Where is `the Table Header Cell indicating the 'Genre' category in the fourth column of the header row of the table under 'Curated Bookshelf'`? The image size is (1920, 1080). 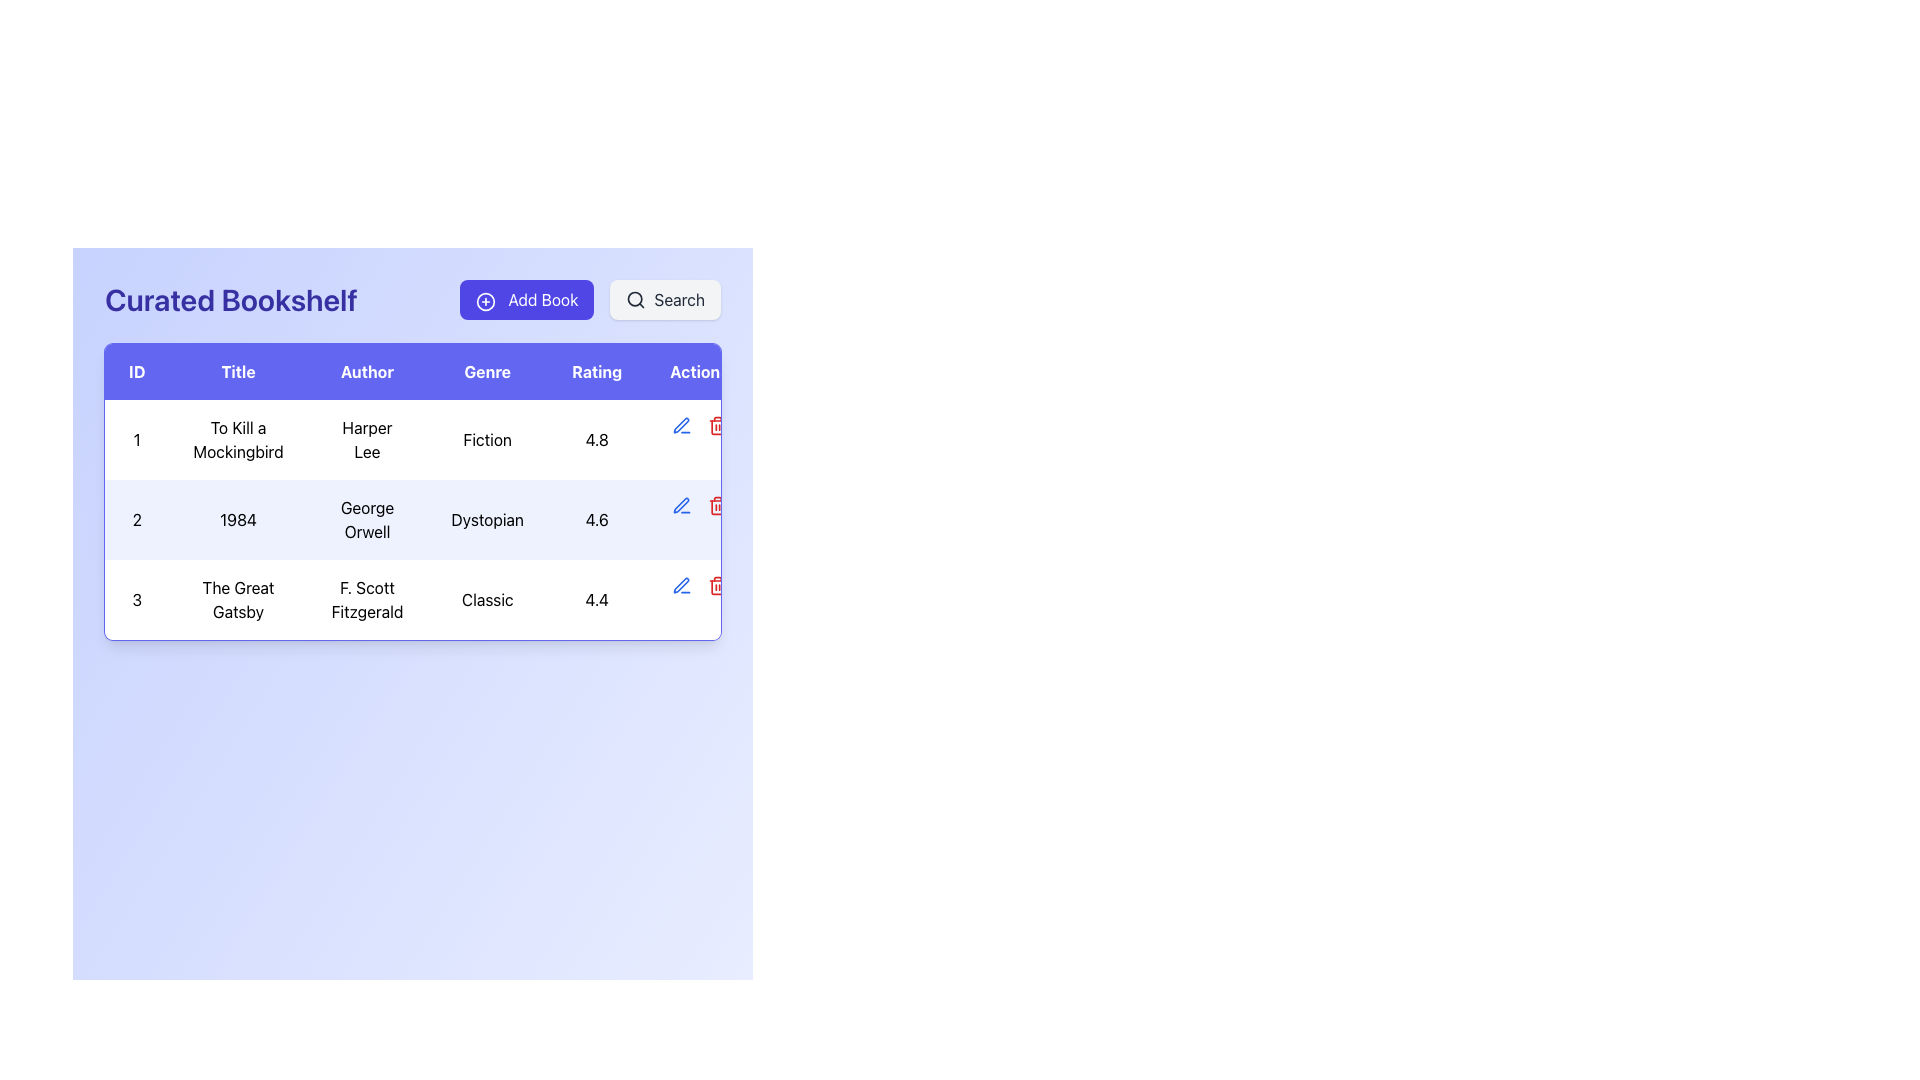 the Table Header Cell indicating the 'Genre' category in the fourth column of the header row of the table under 'Curated Bookshelf' is located at coordinates (487, 371).